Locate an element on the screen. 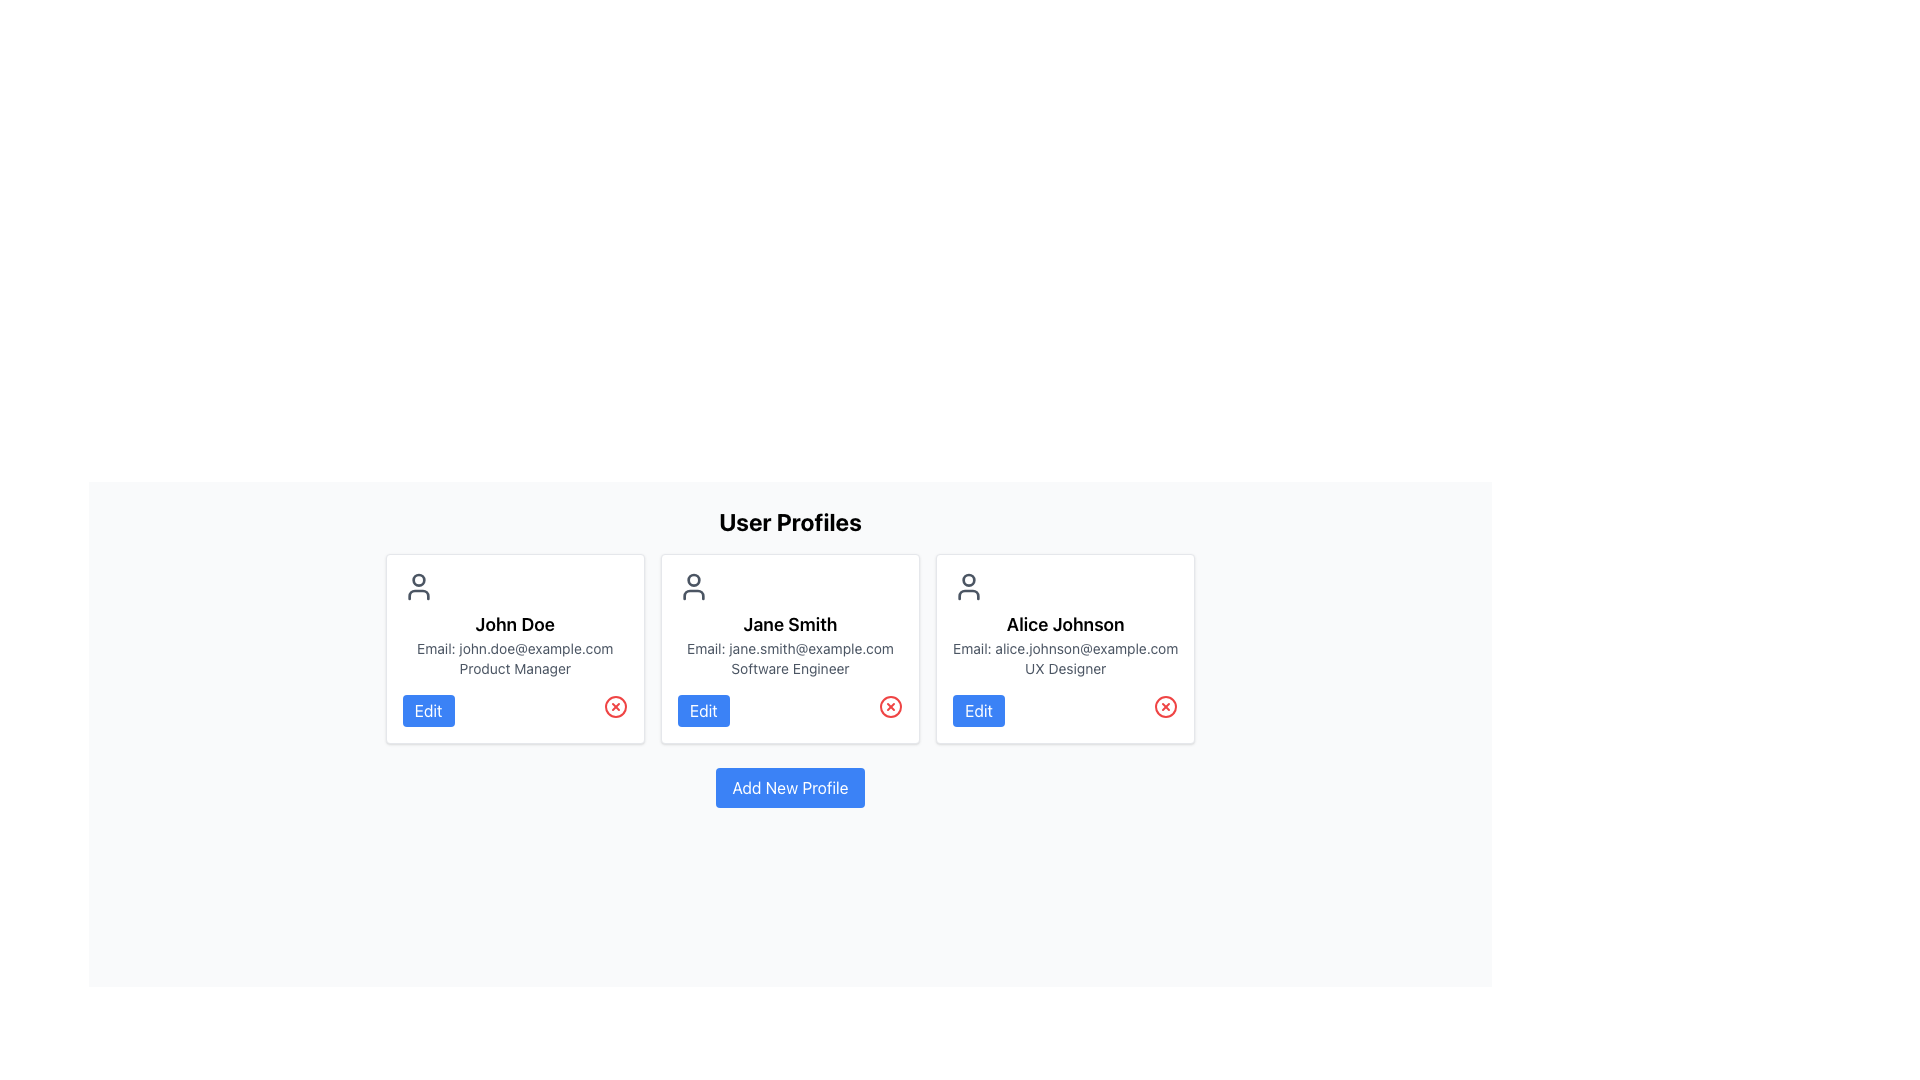  the static visual indicator representing Jane Smith's head in the user profile icon located at the top center of the middle user profile card is located at coordinates (693, 580).